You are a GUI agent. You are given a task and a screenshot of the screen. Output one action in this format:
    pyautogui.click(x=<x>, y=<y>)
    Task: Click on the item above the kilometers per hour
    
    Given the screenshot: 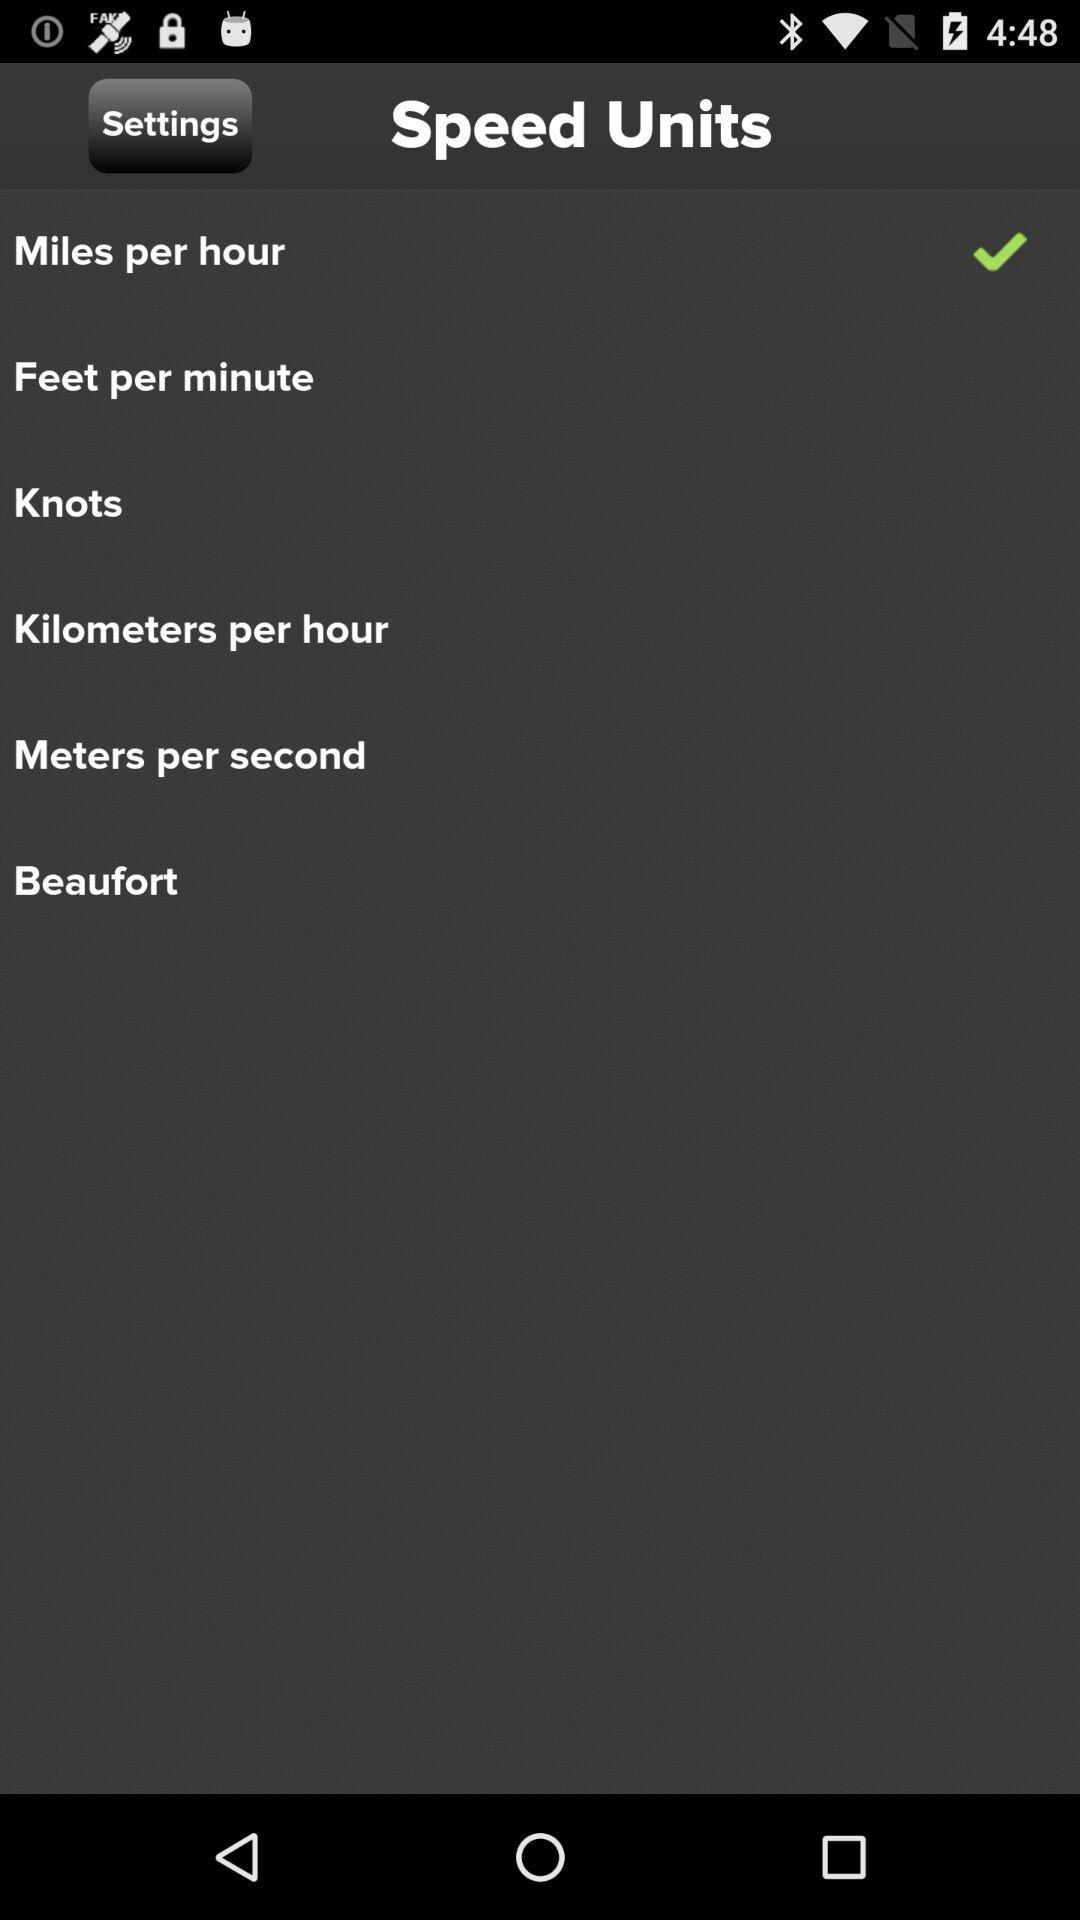 What is the action you would take?
    pyautogui.click(x=525, y=504)
    